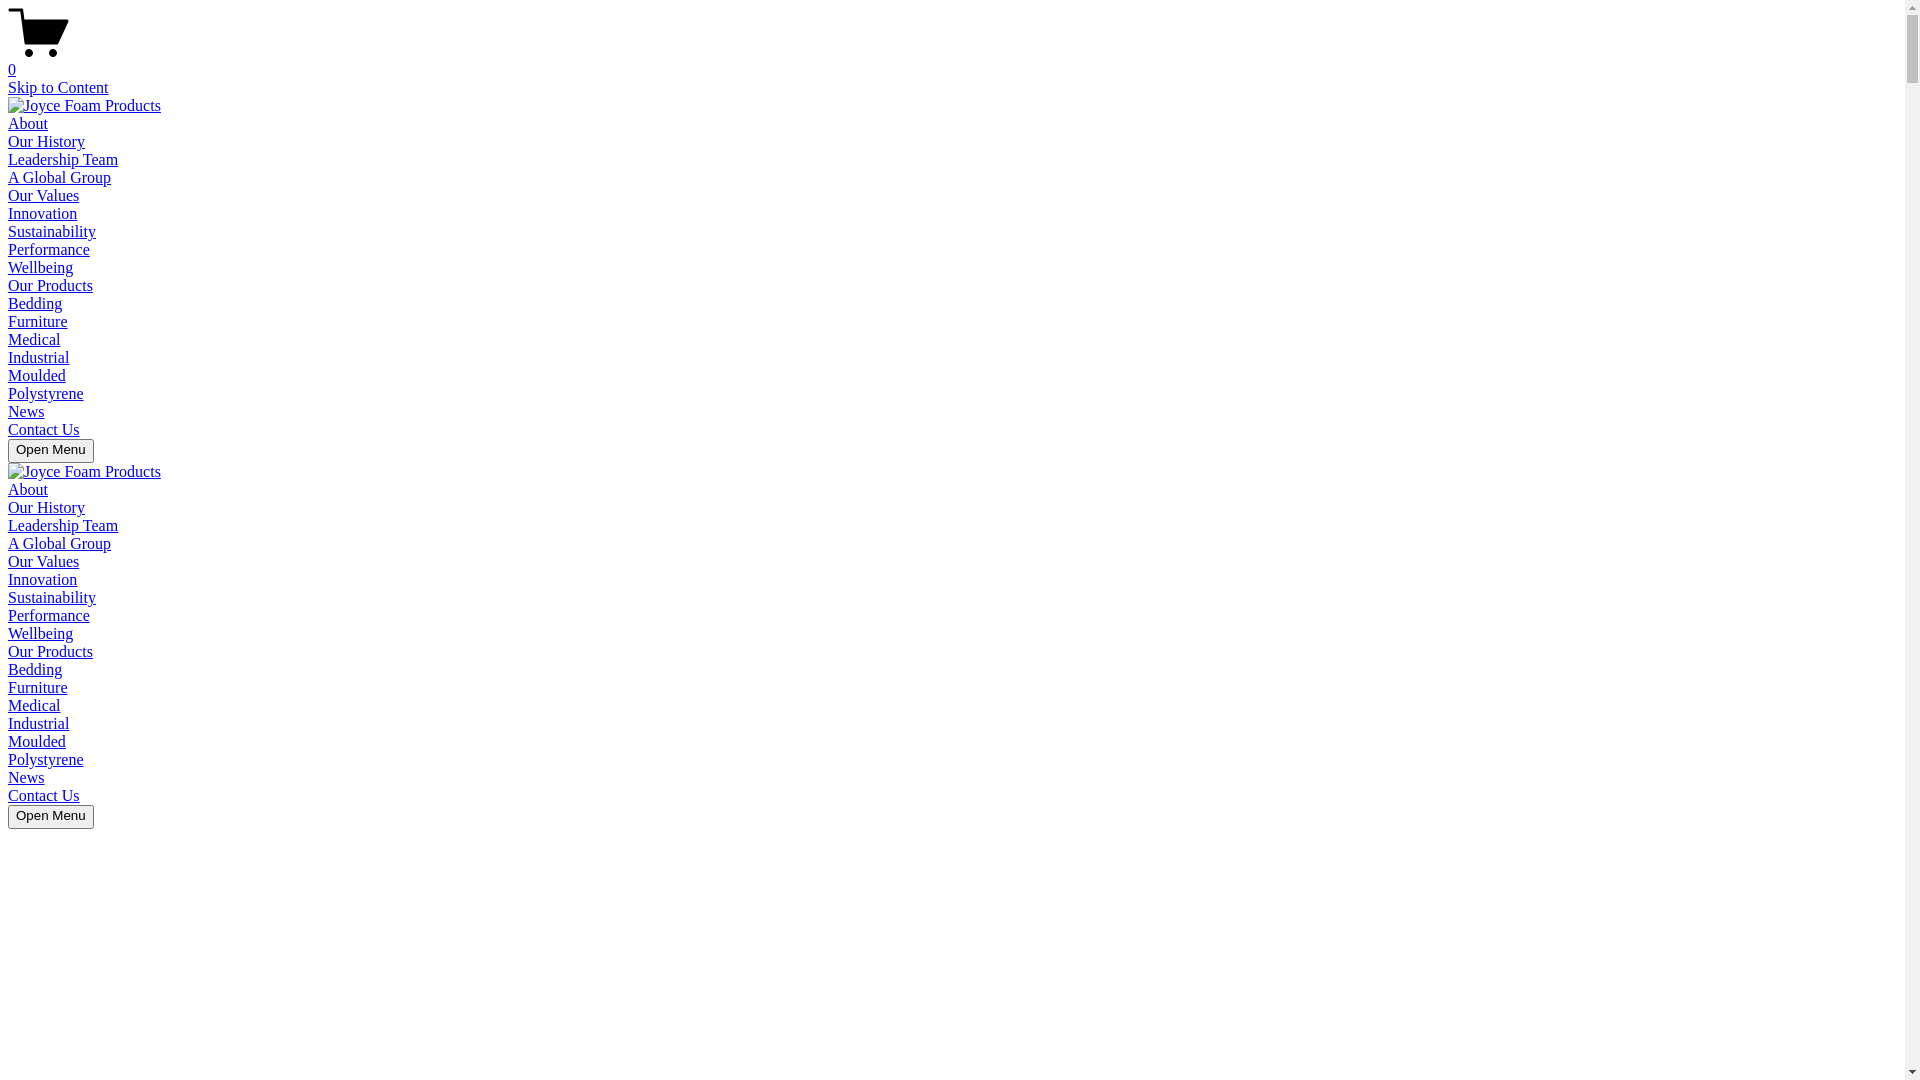 The height and width of the screenshot is (1080, 1920). Describe the element at coordinates (48, 614) in the screenshot. I see `'Performance'` at that location.